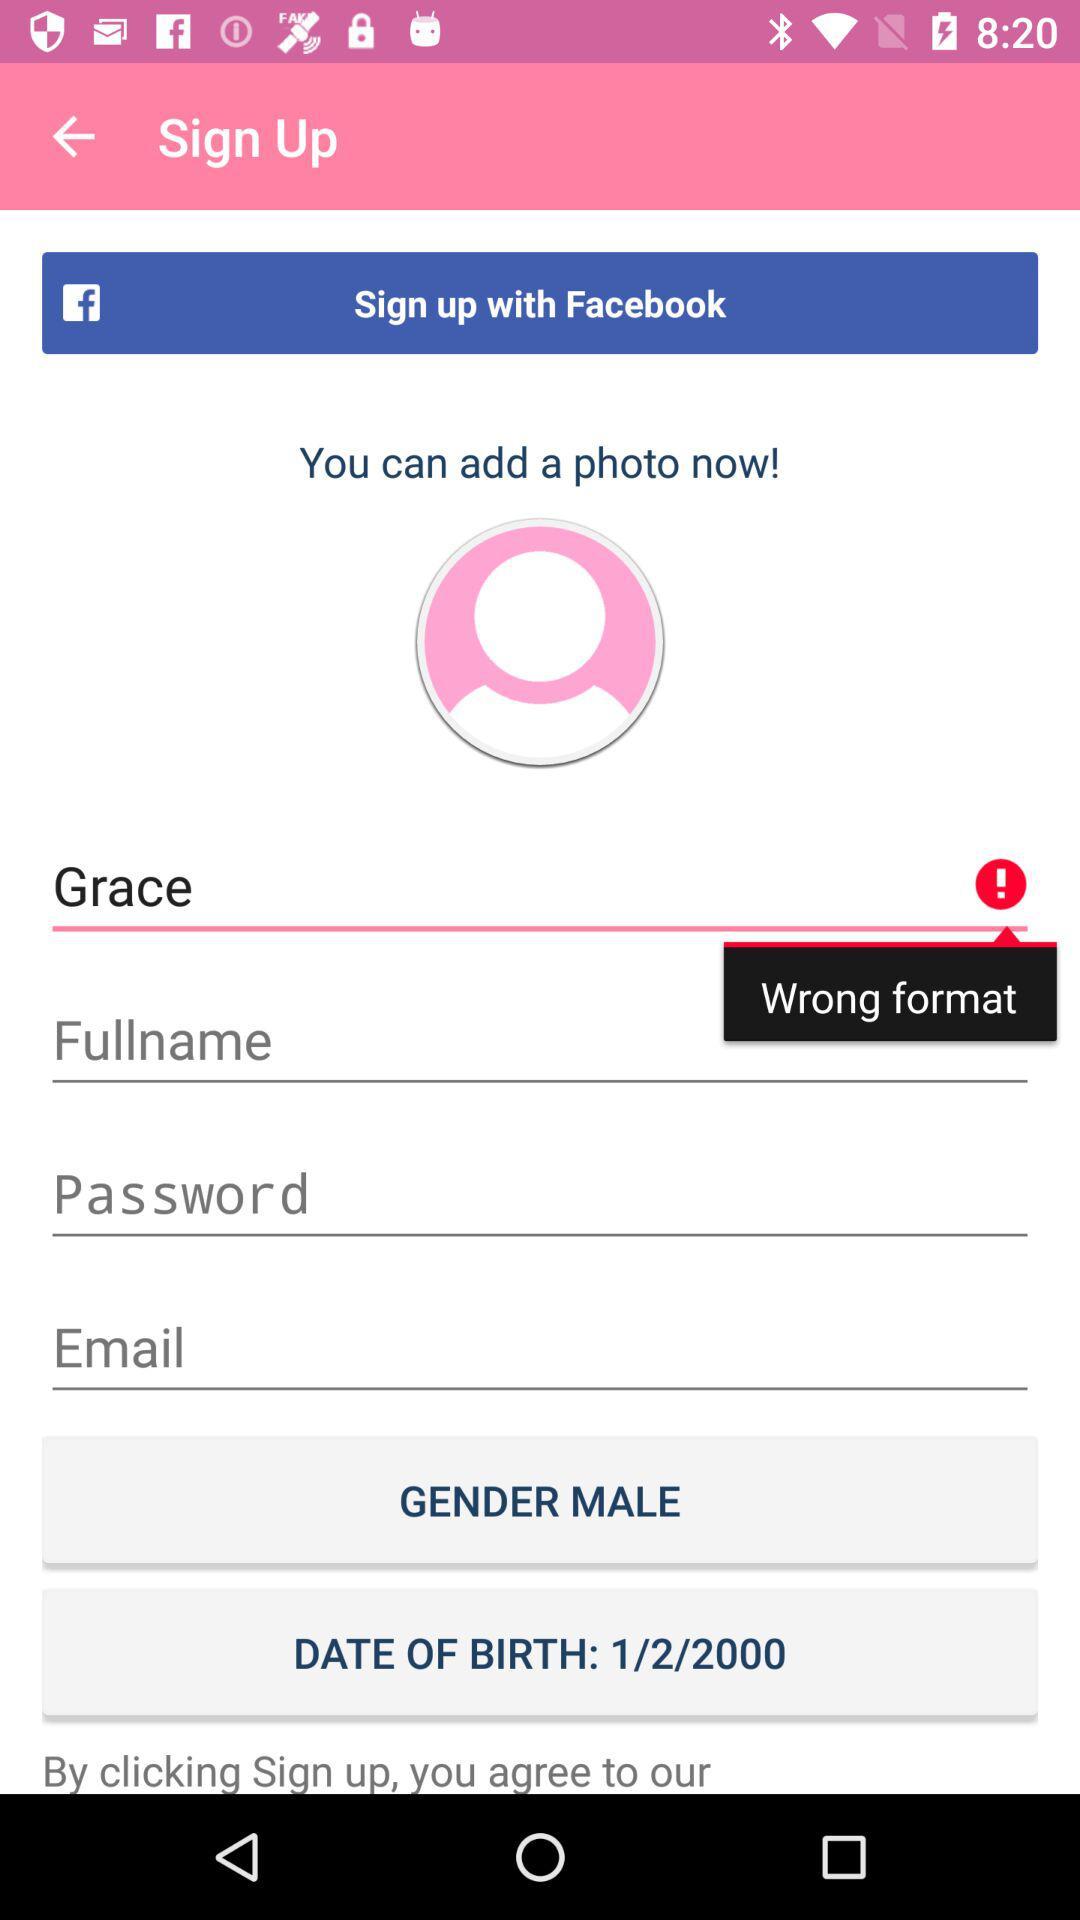  I want to click on email, so click(540, 1347).